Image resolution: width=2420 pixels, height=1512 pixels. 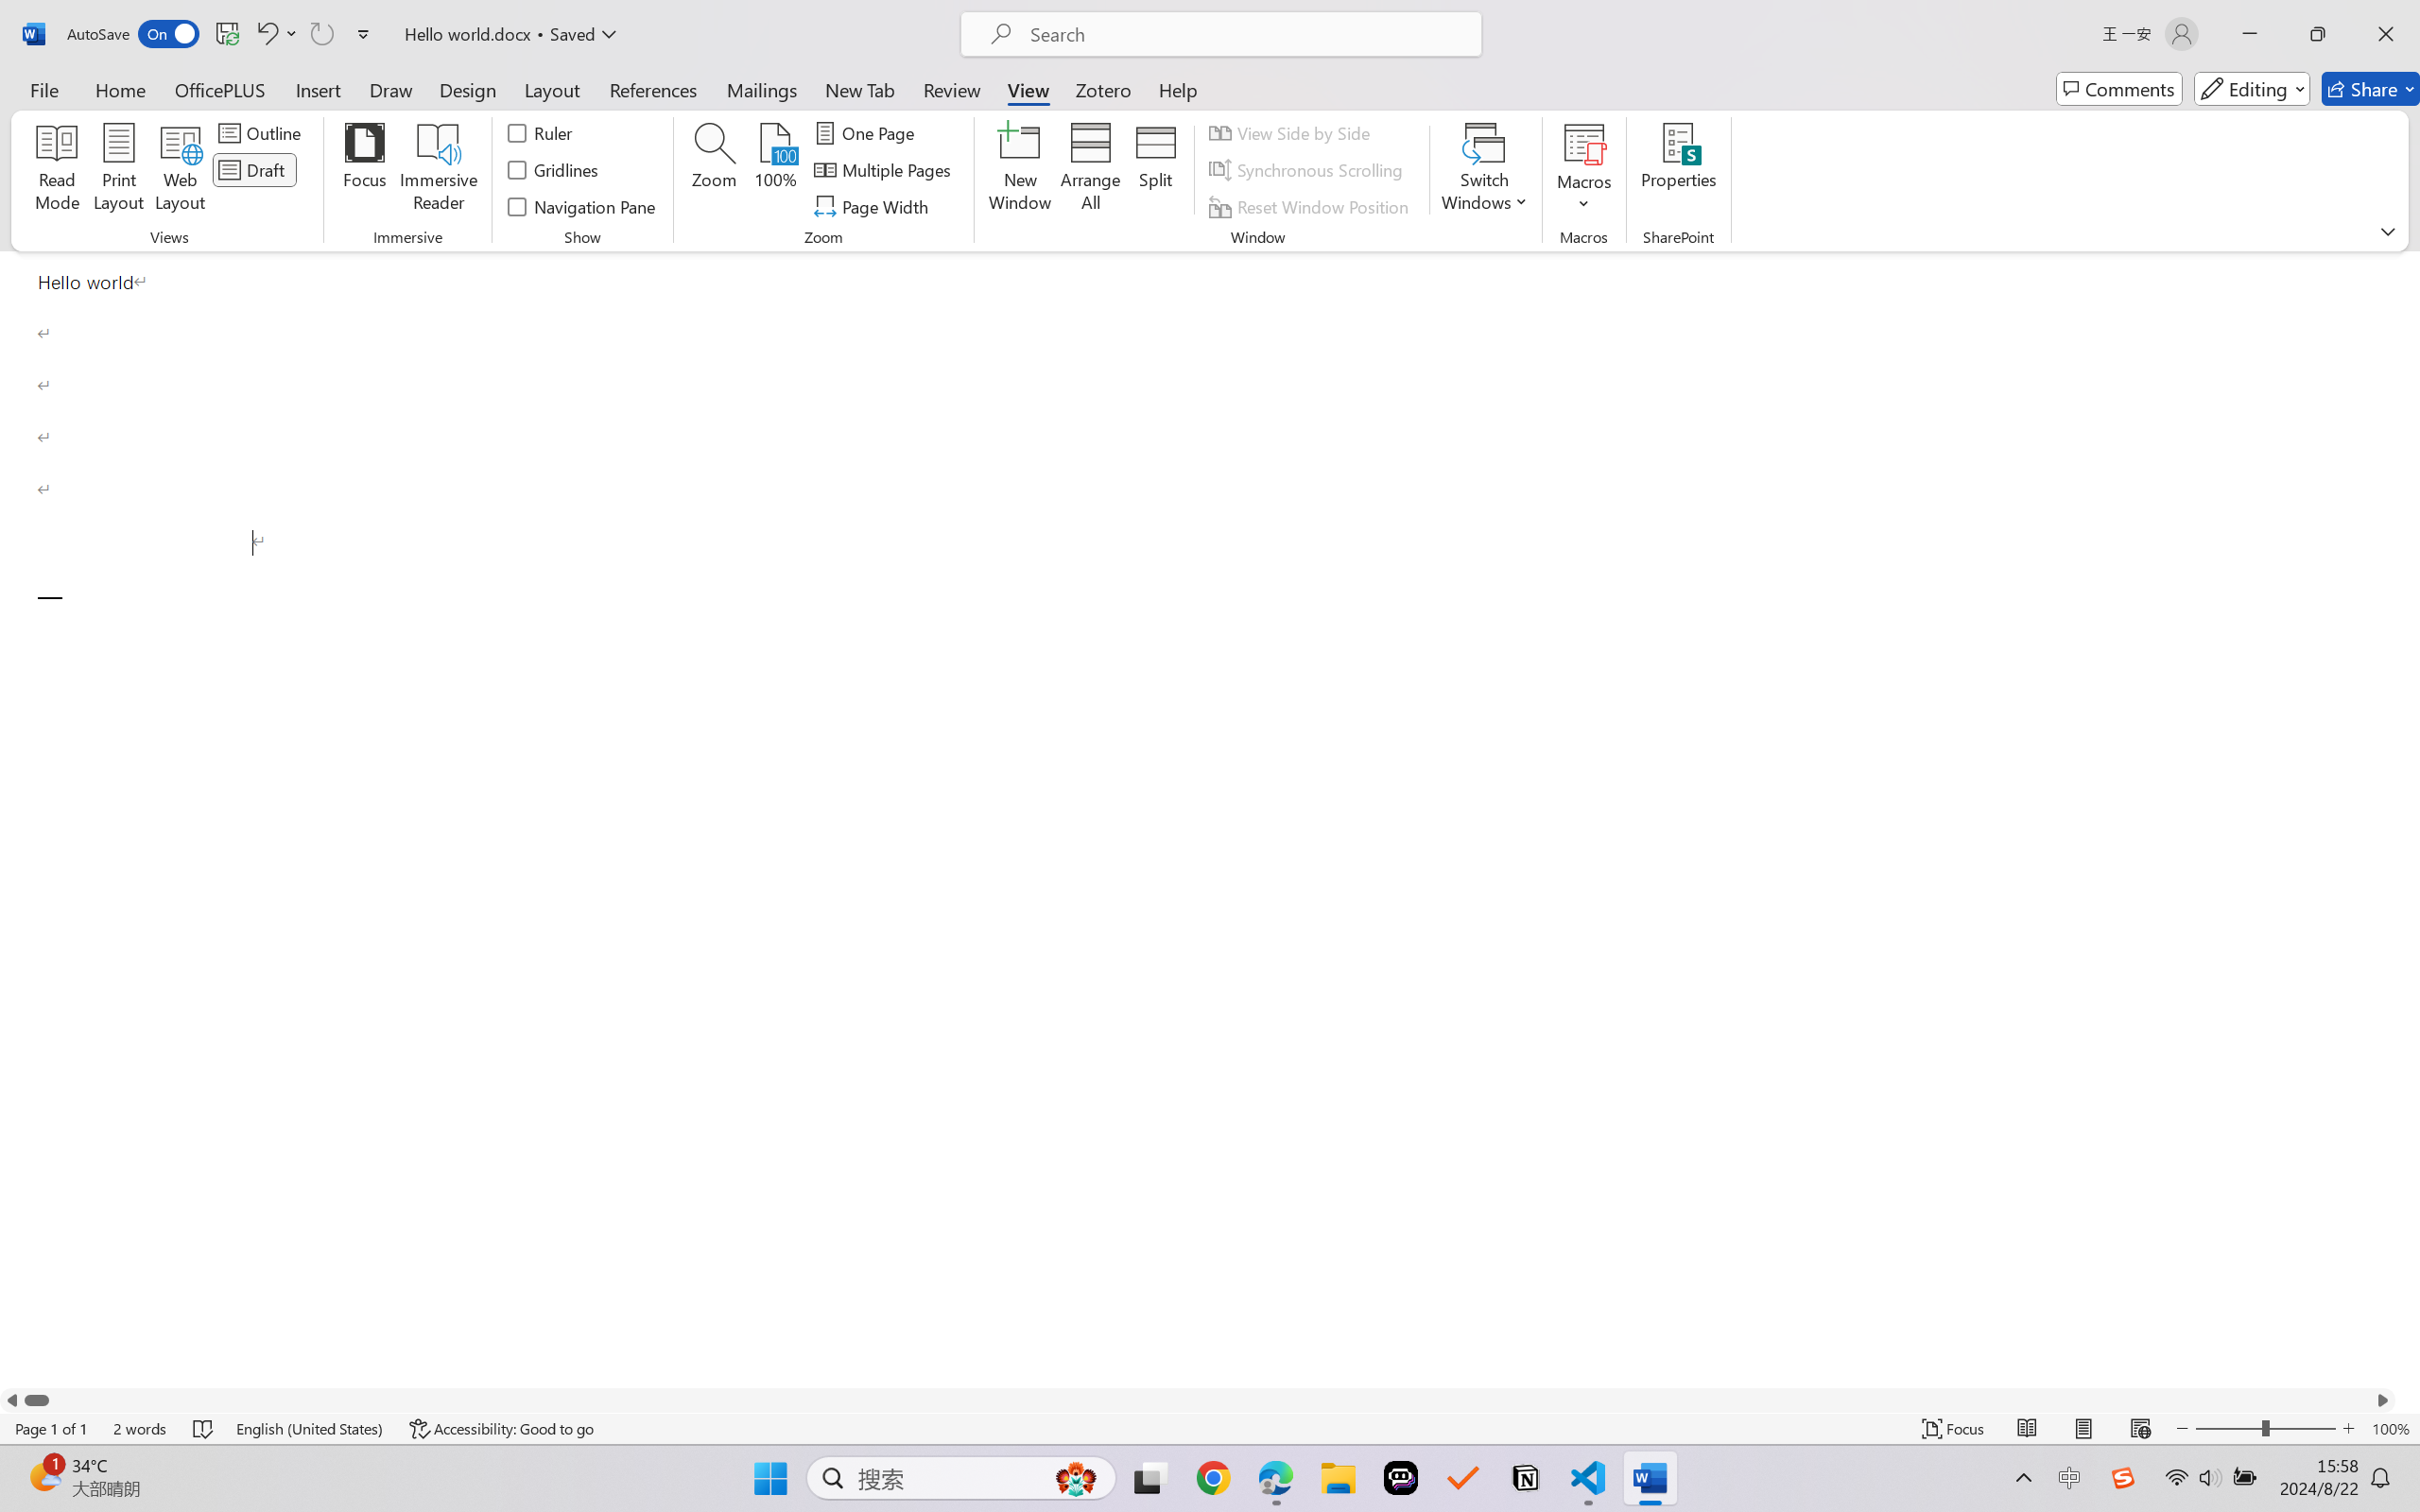 What do you see at coordinates (762, 88) in the screenshot?
I see `'Mailings'` at bounding box center [762, 88].